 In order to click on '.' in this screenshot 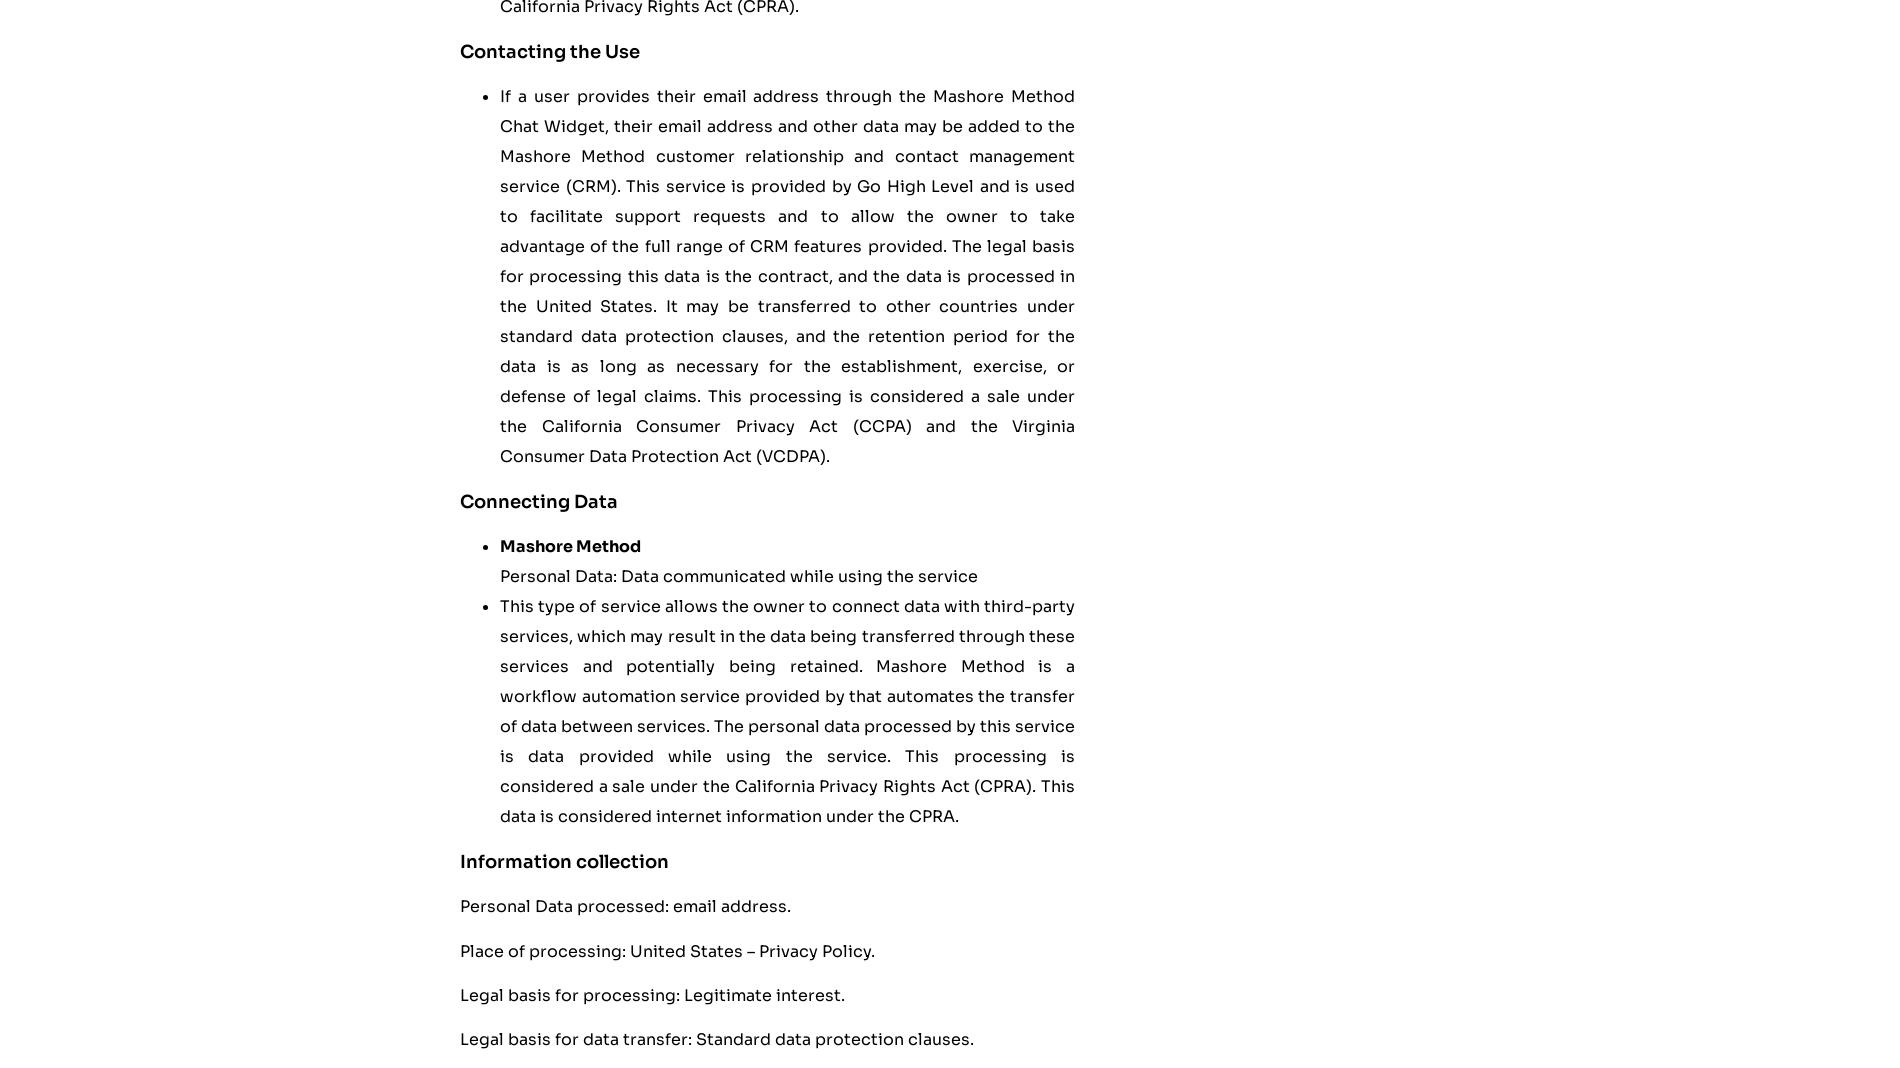, I will do `click(872, 950)`.